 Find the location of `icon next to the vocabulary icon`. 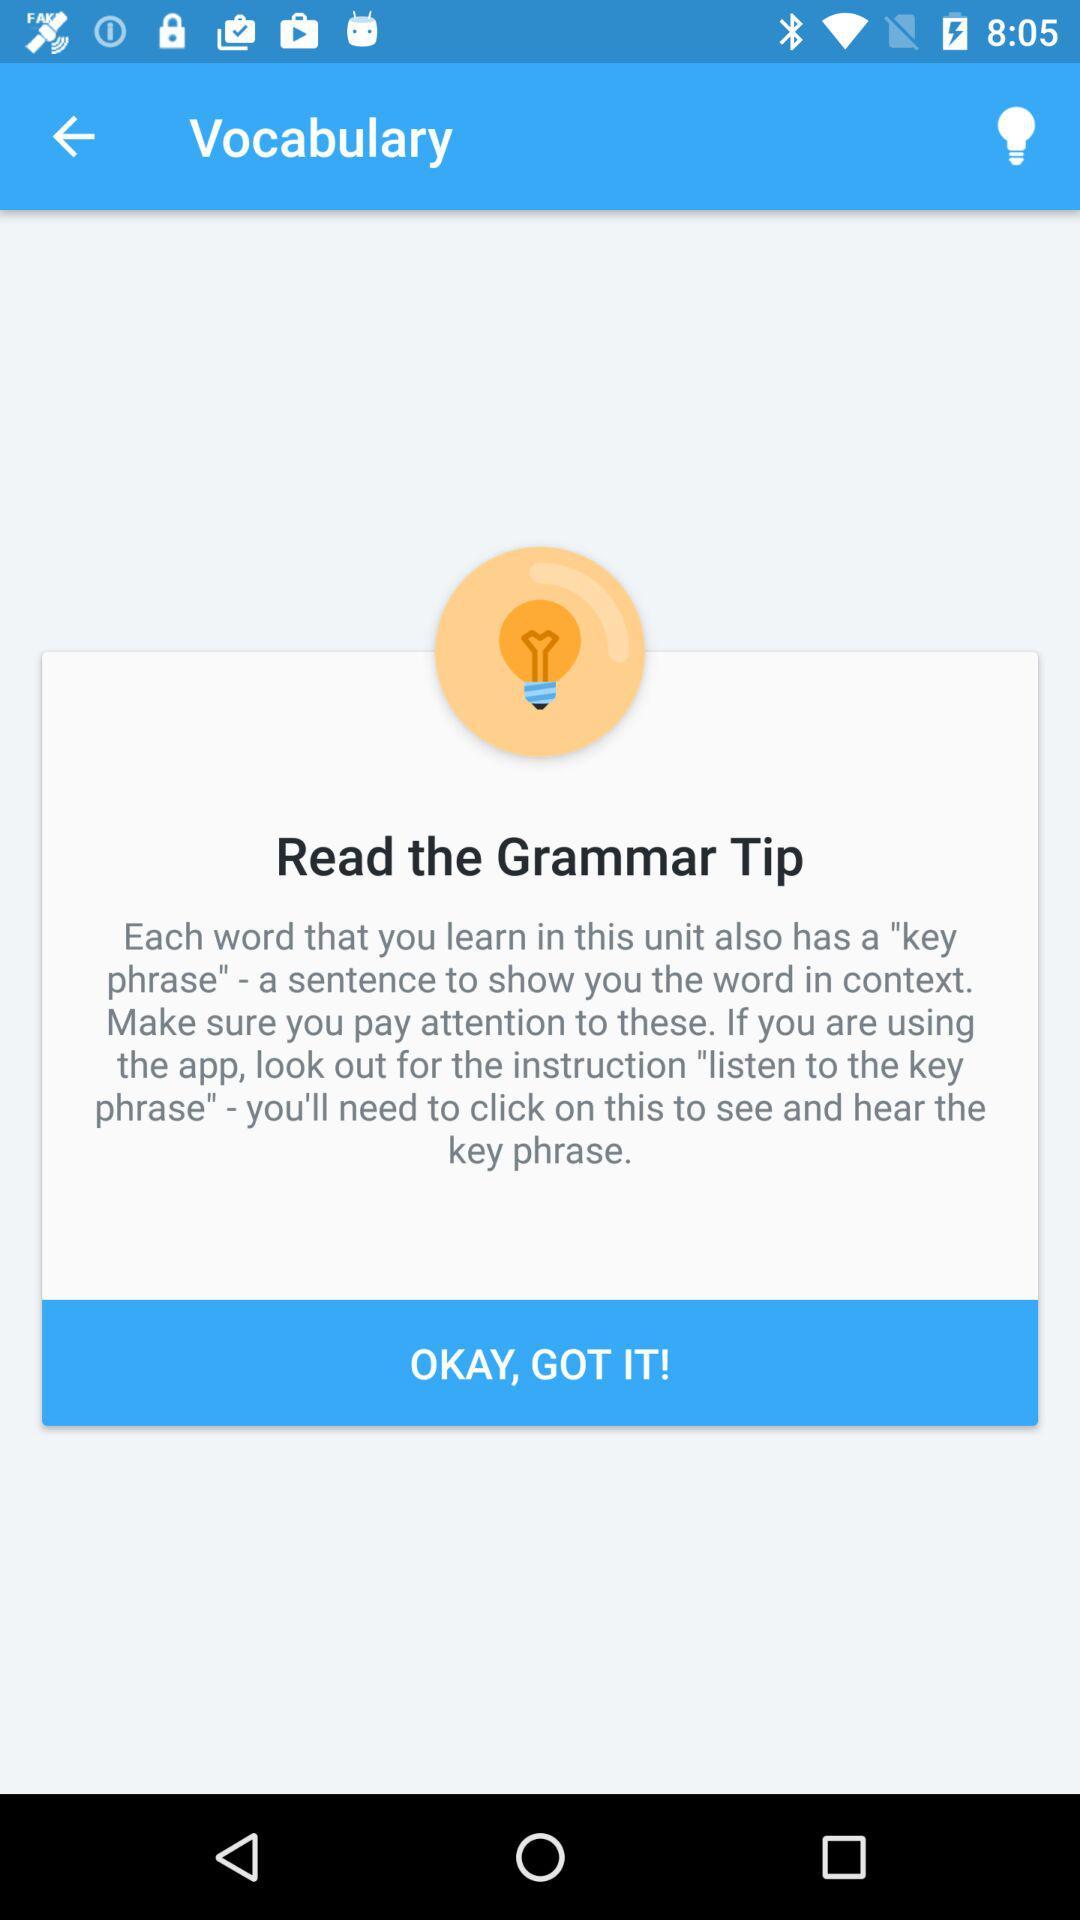

icon next to the vocabulary icon is located at coordinates (72, 135).